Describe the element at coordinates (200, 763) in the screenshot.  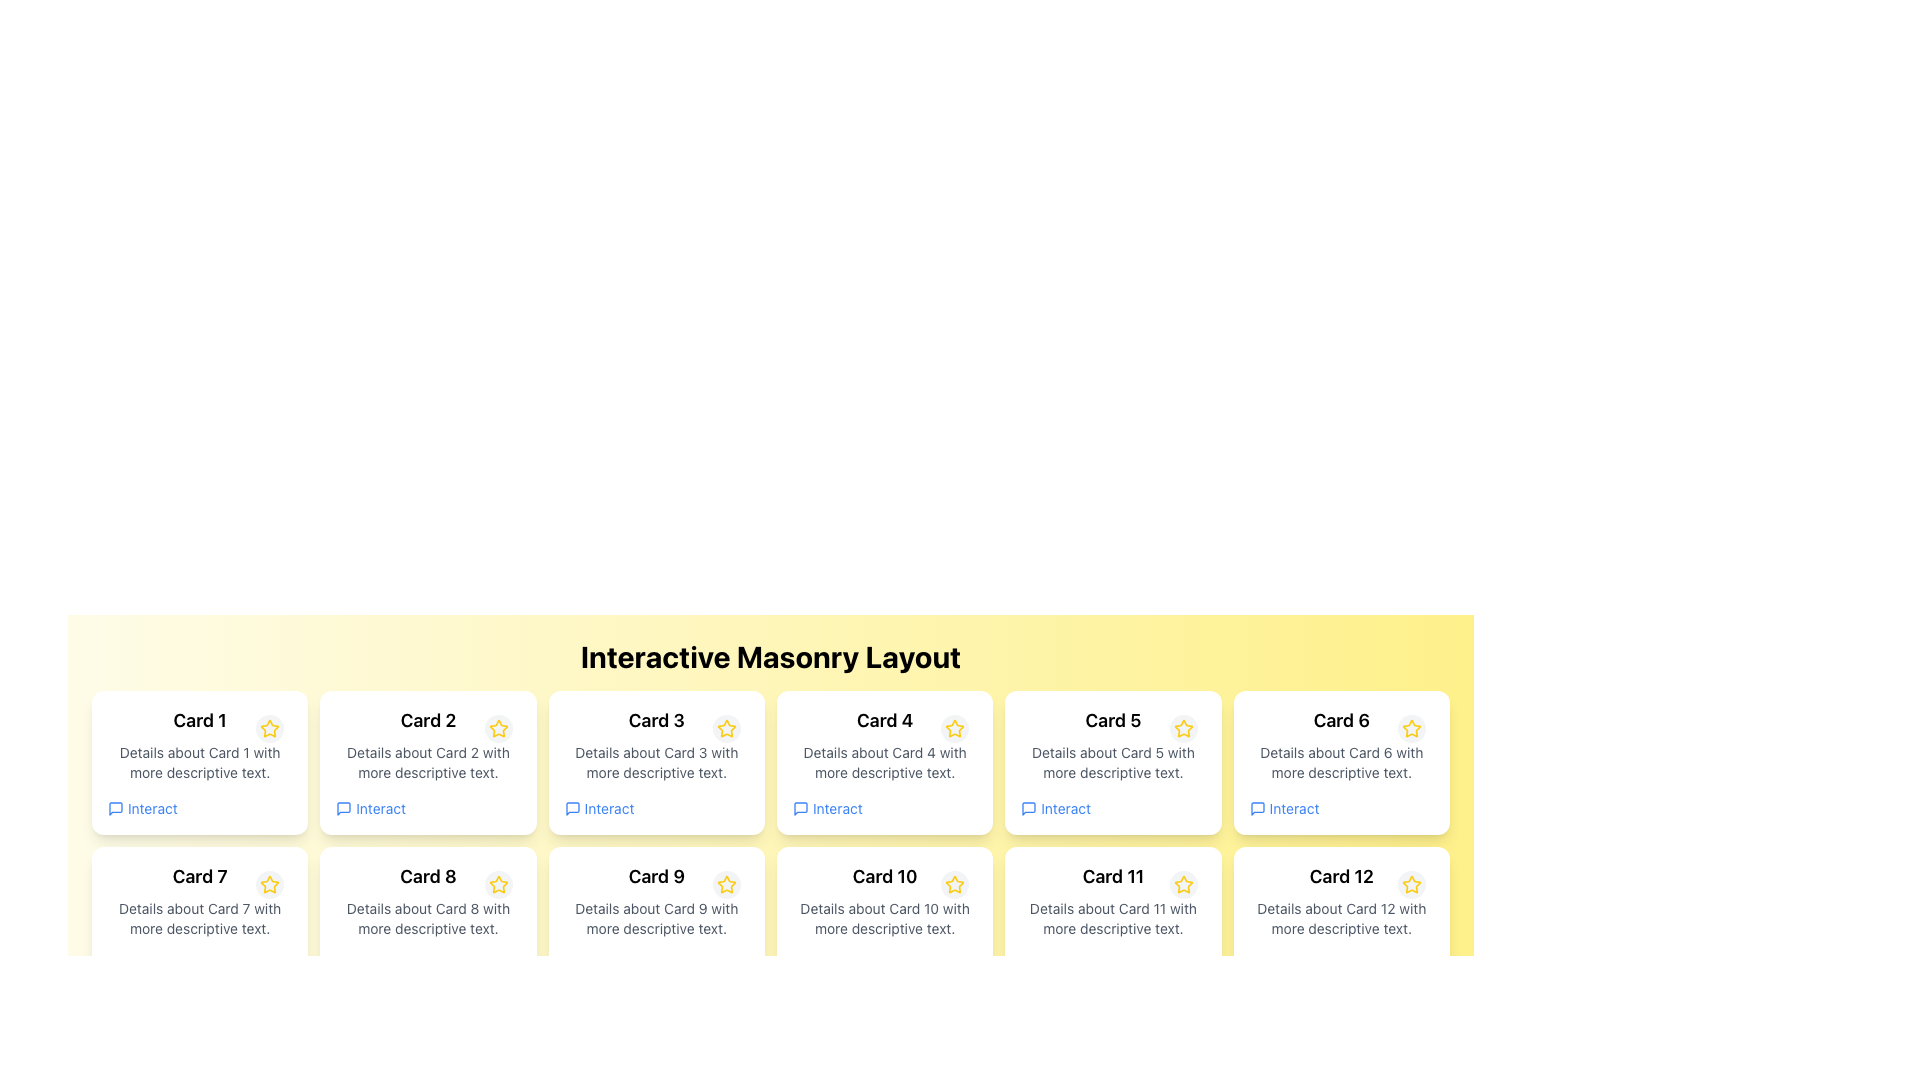
I see `textual information from the first card labeled 'Card 1' in the grid layout` at that location.